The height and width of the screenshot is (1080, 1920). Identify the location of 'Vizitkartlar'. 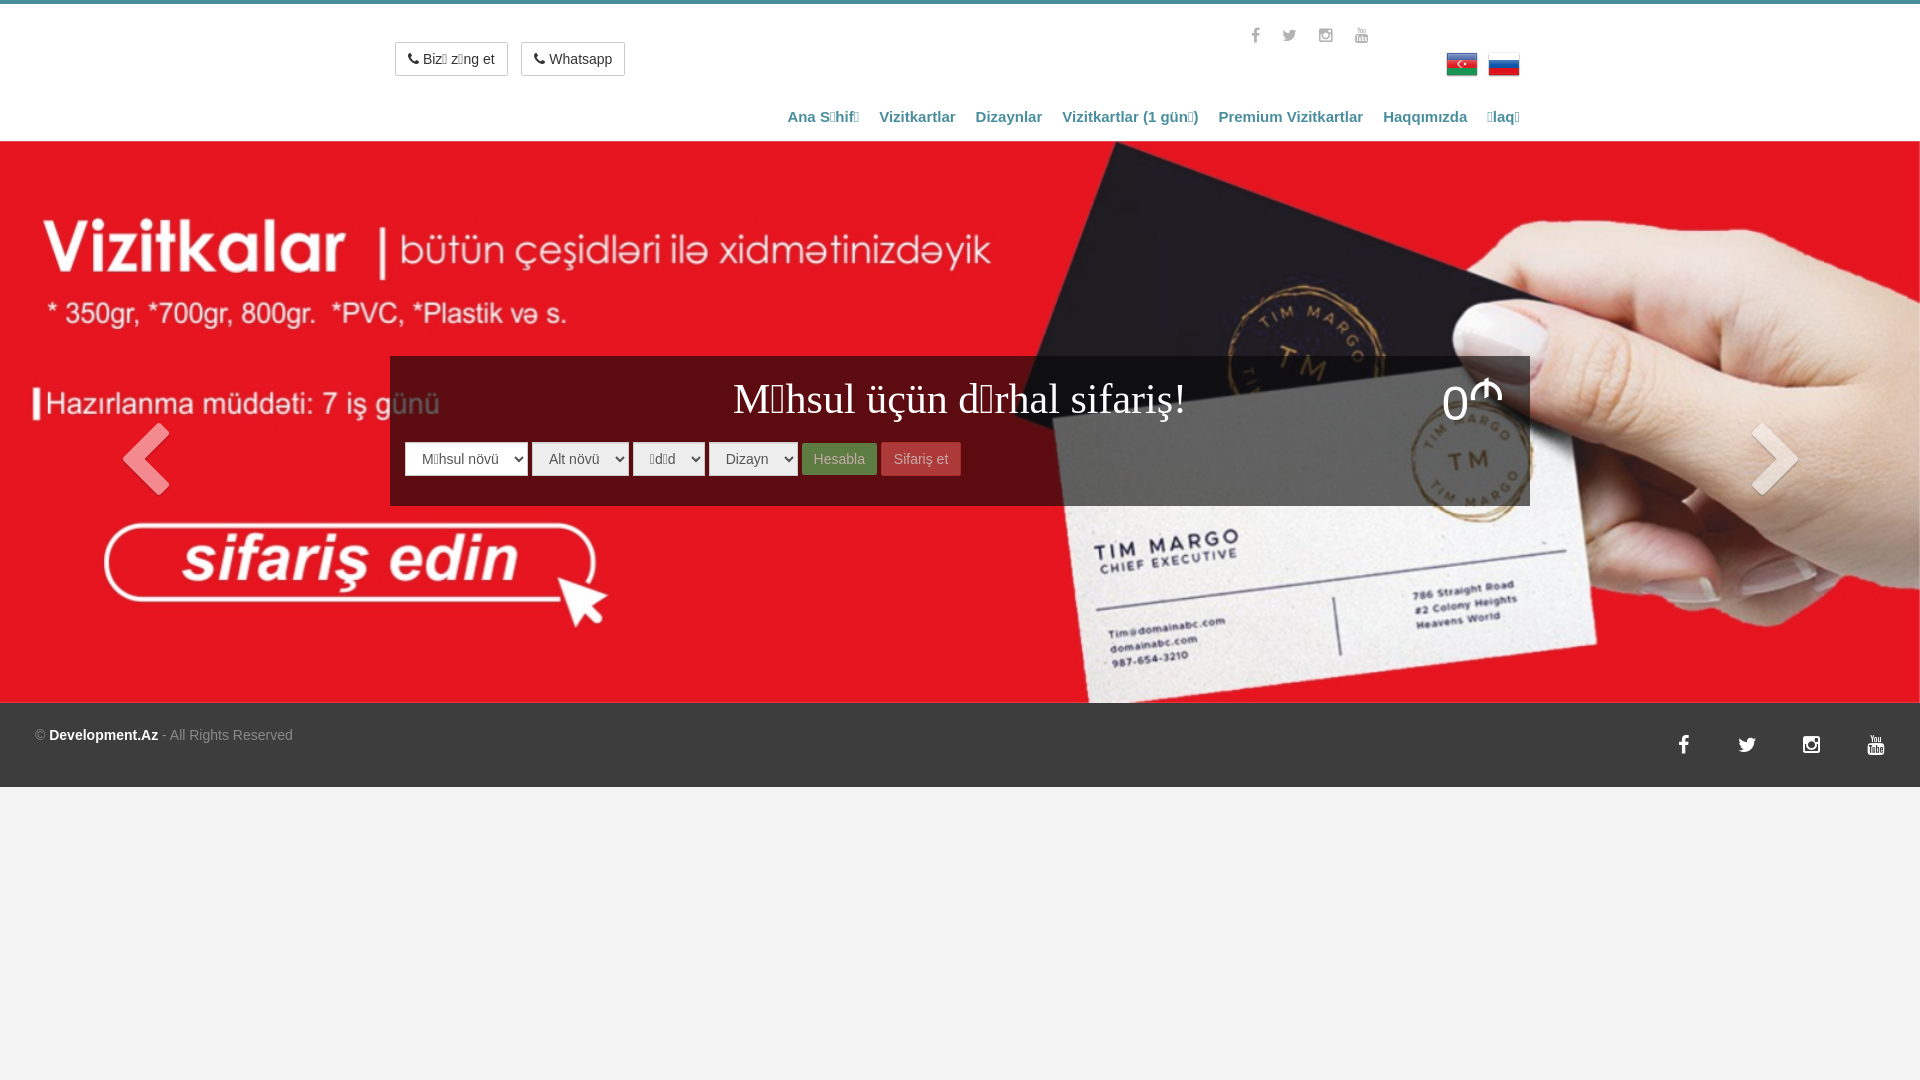
(868, 118).